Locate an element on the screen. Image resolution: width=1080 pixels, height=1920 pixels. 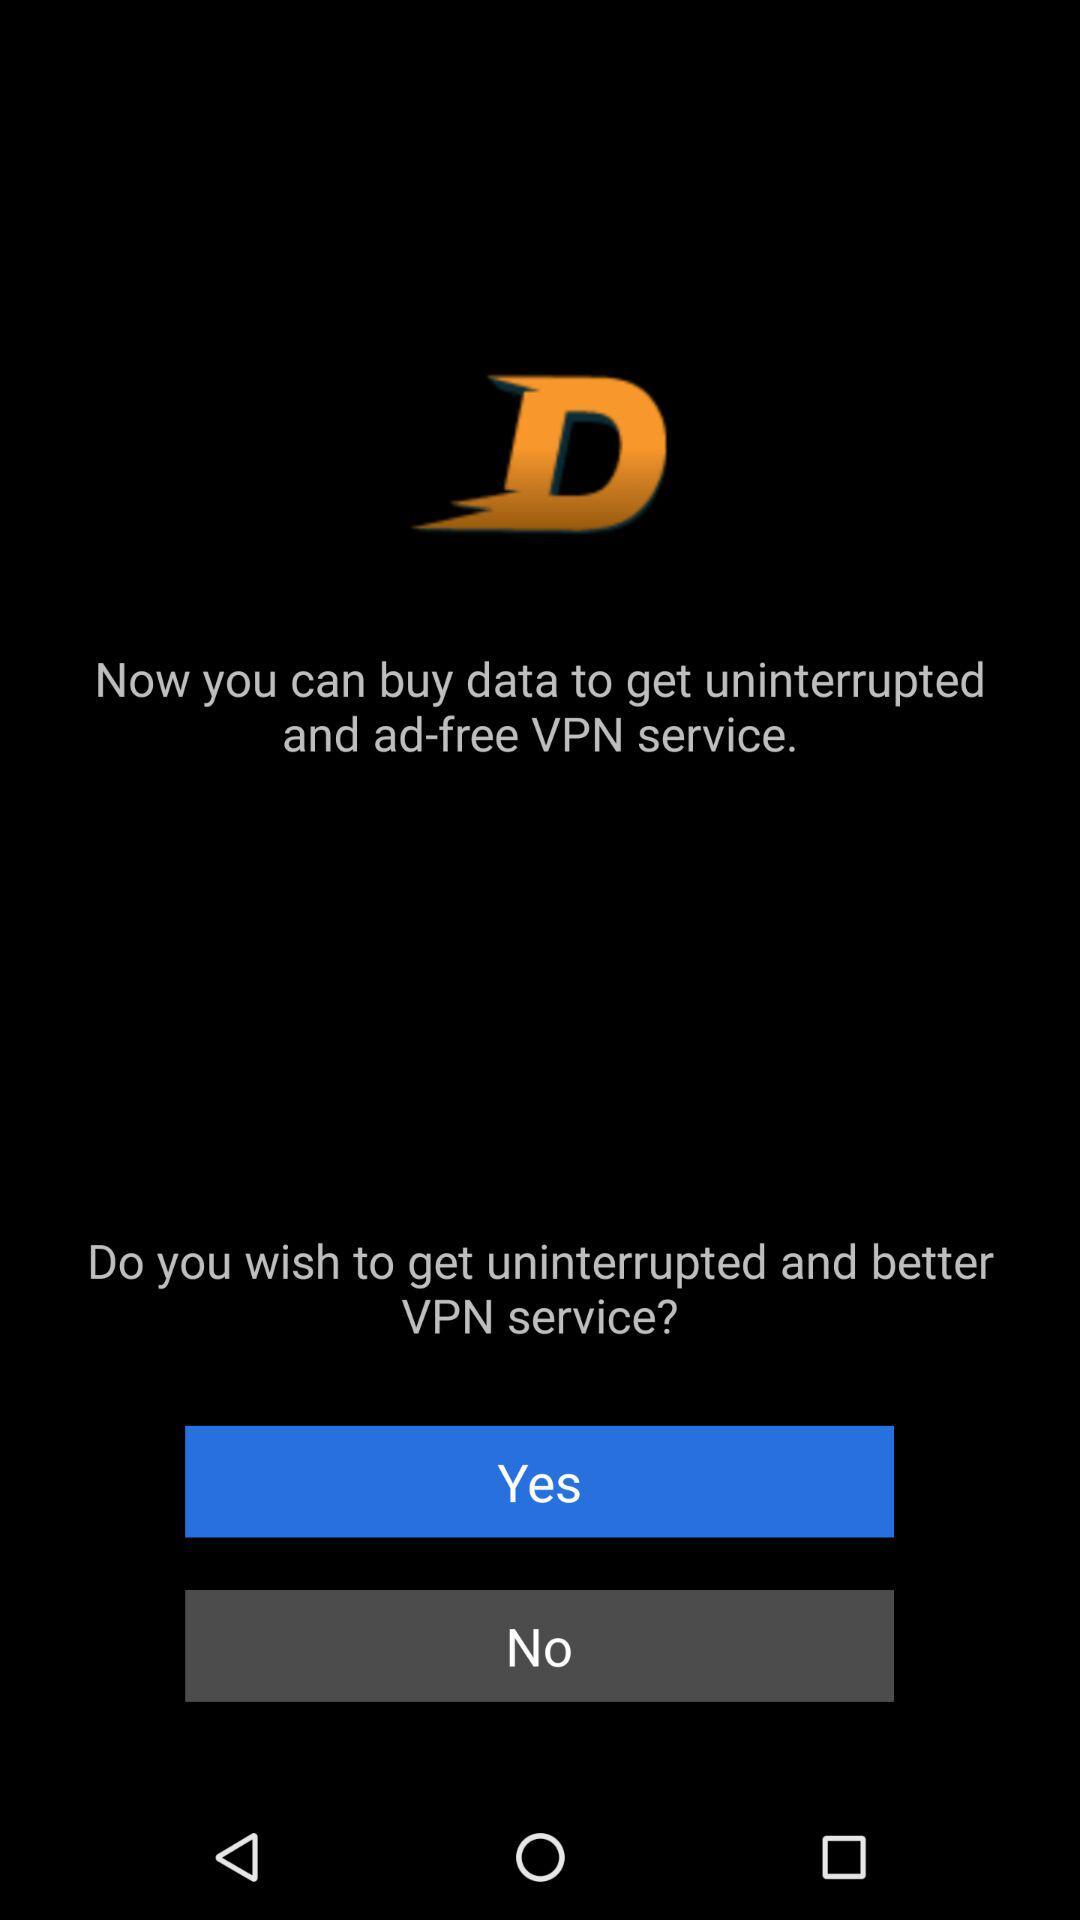
yes icon is located at coordinates (538, 1481).